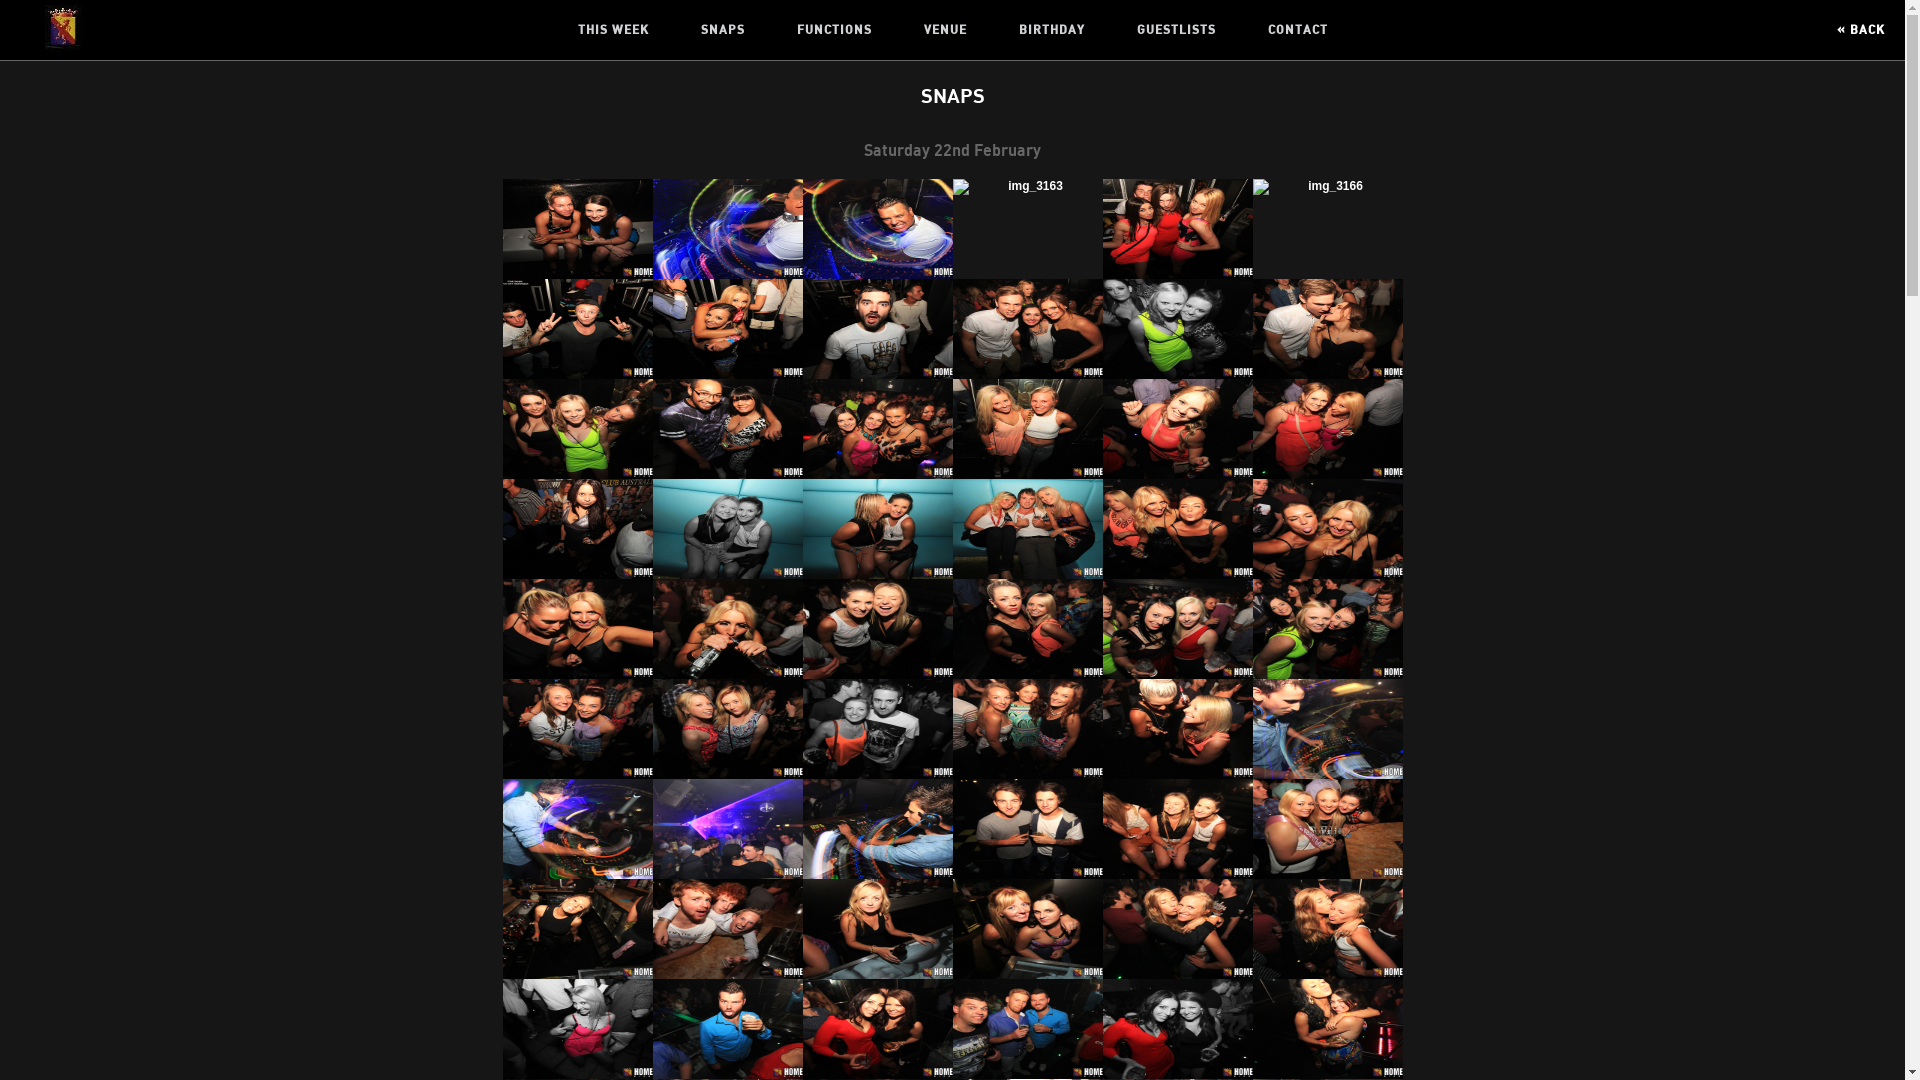 The width and height of the screenshot is (1920, 1080). Describe the element at coordinates (1326, 829) in the screenshot. I see `' '` at that location.